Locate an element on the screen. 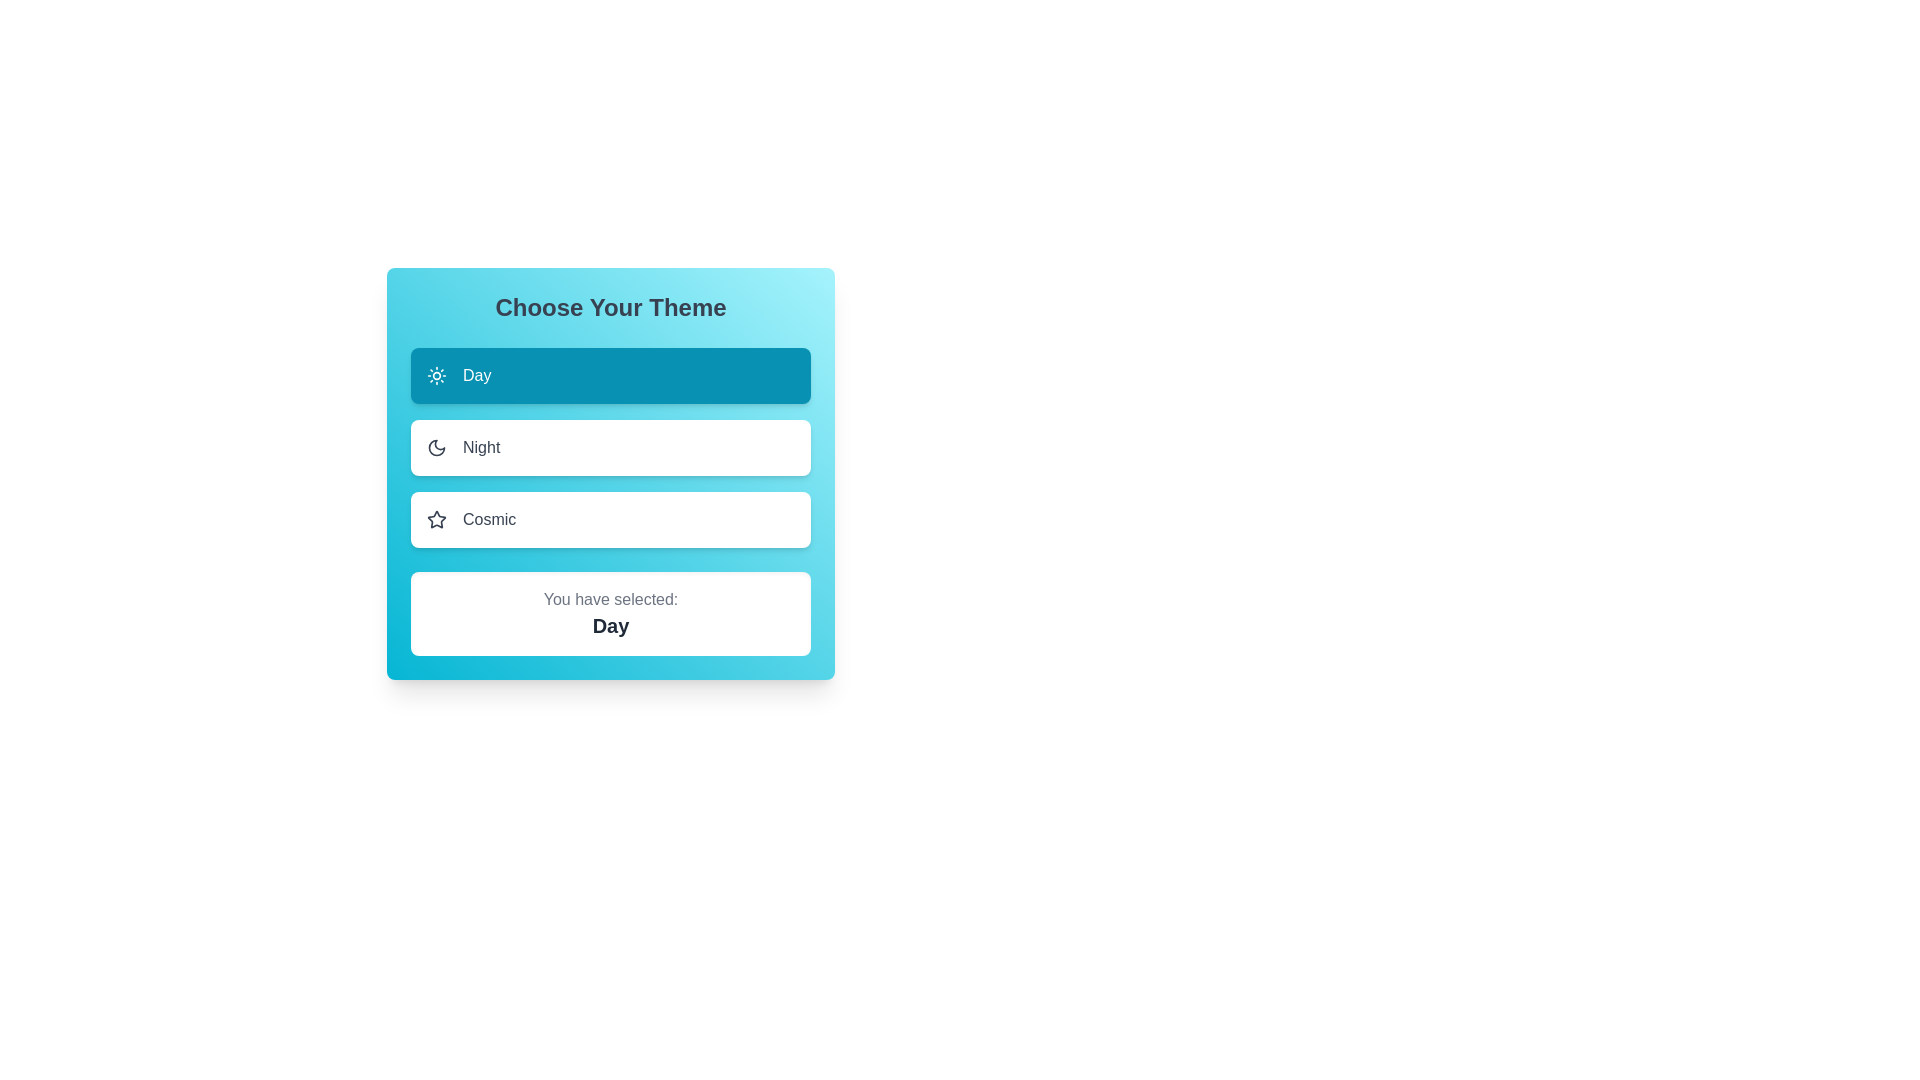  the 'Day' theme text label, which is positioned immediately to the right of the corresponding icon in the theme selection list is located at coordinates (476, 375).